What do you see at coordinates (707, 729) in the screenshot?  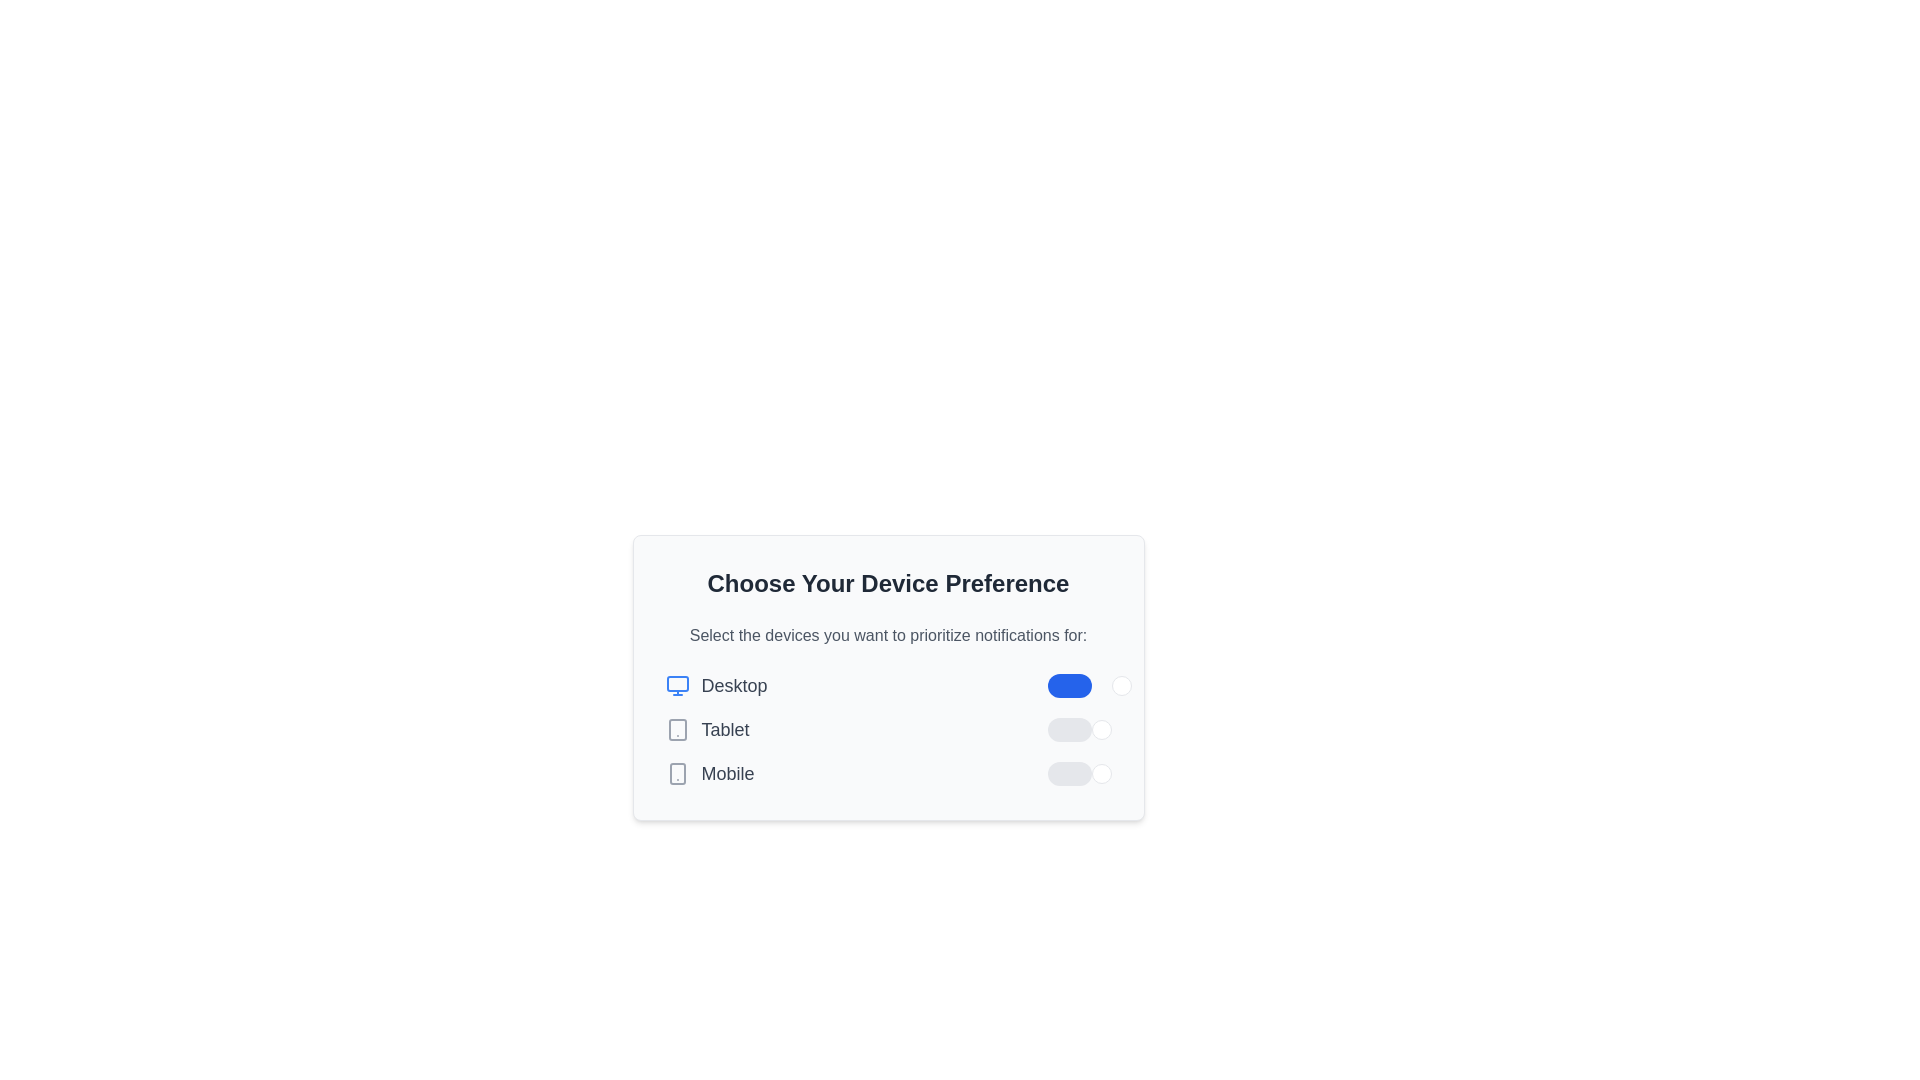 I see `the 'Tablet' device preference option, which is the second item in the vertical list of device preferences, located to the right of its corresponding icon` at bounding box center [707, 729].